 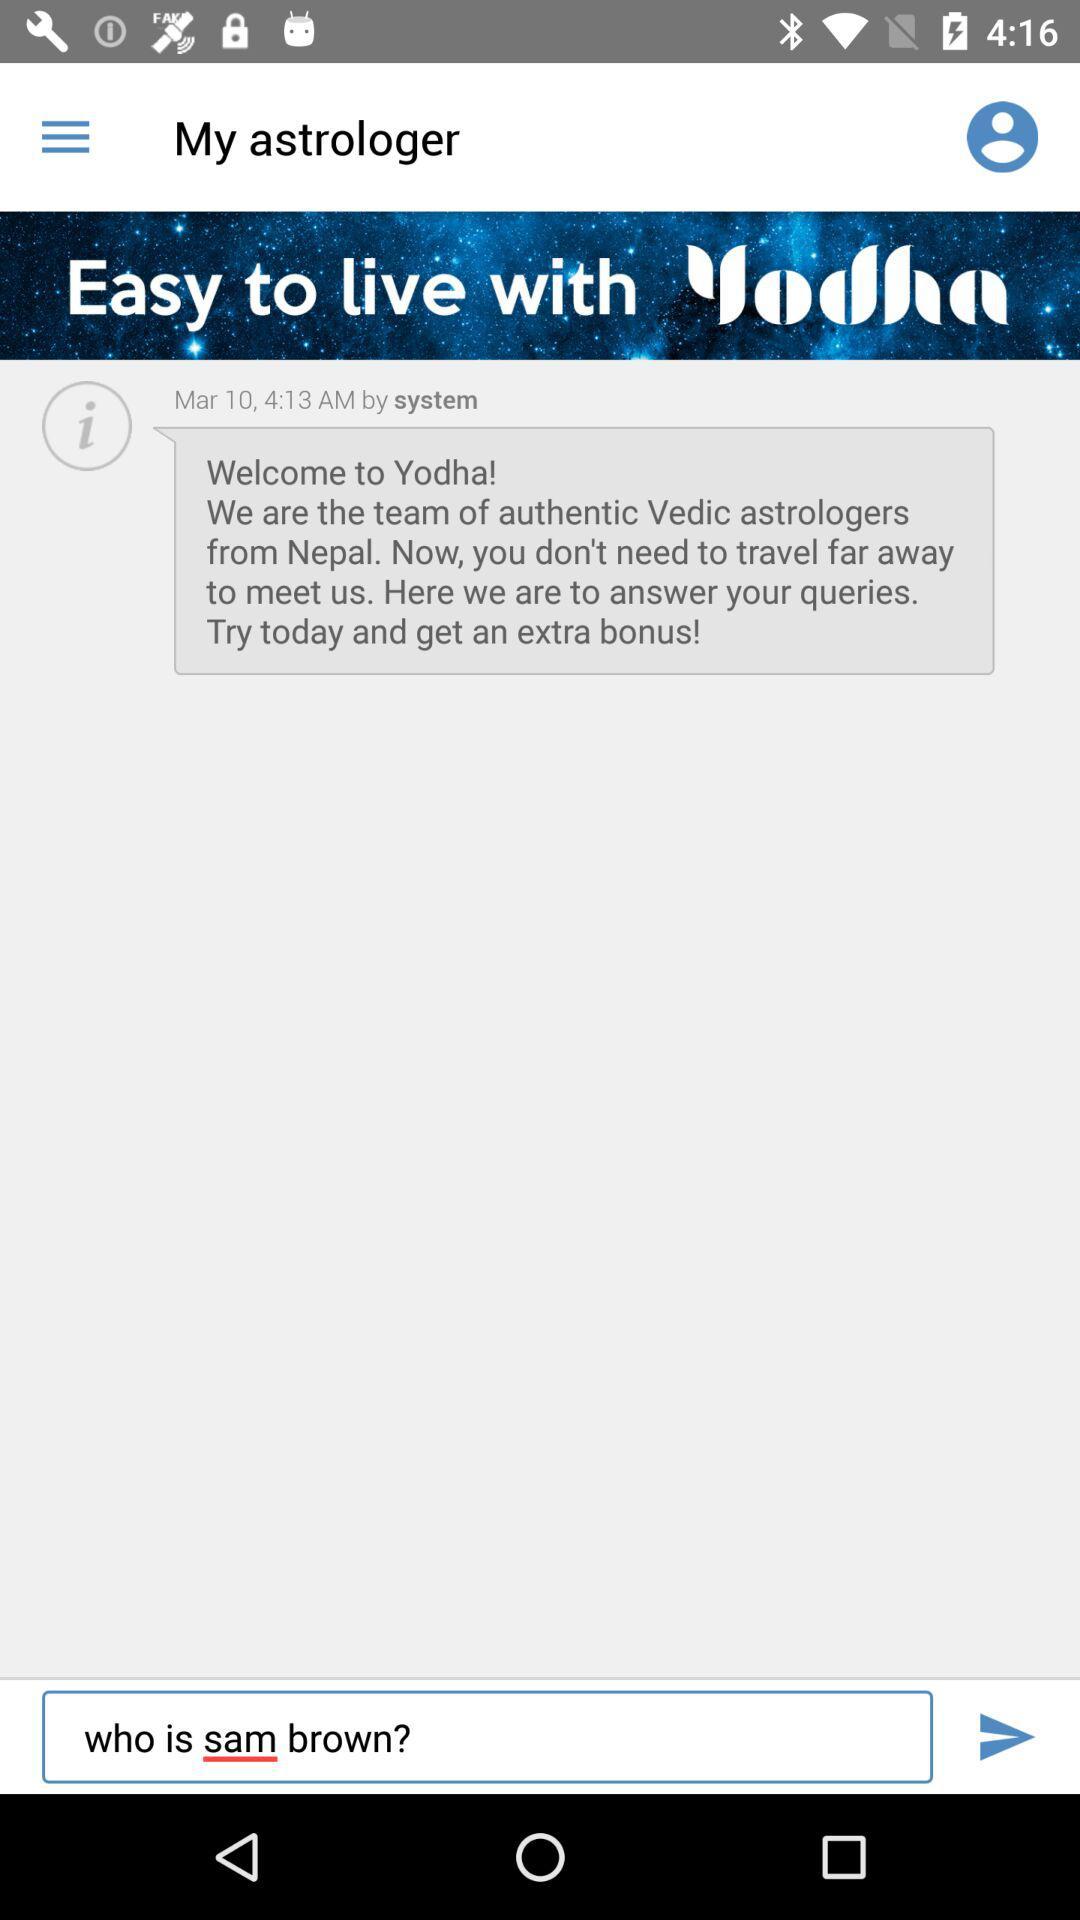 What do you see at coordinates (584, 550) in the screenshot?
I see `the item below mar 10 4 item` at bounding box center [584, 550].